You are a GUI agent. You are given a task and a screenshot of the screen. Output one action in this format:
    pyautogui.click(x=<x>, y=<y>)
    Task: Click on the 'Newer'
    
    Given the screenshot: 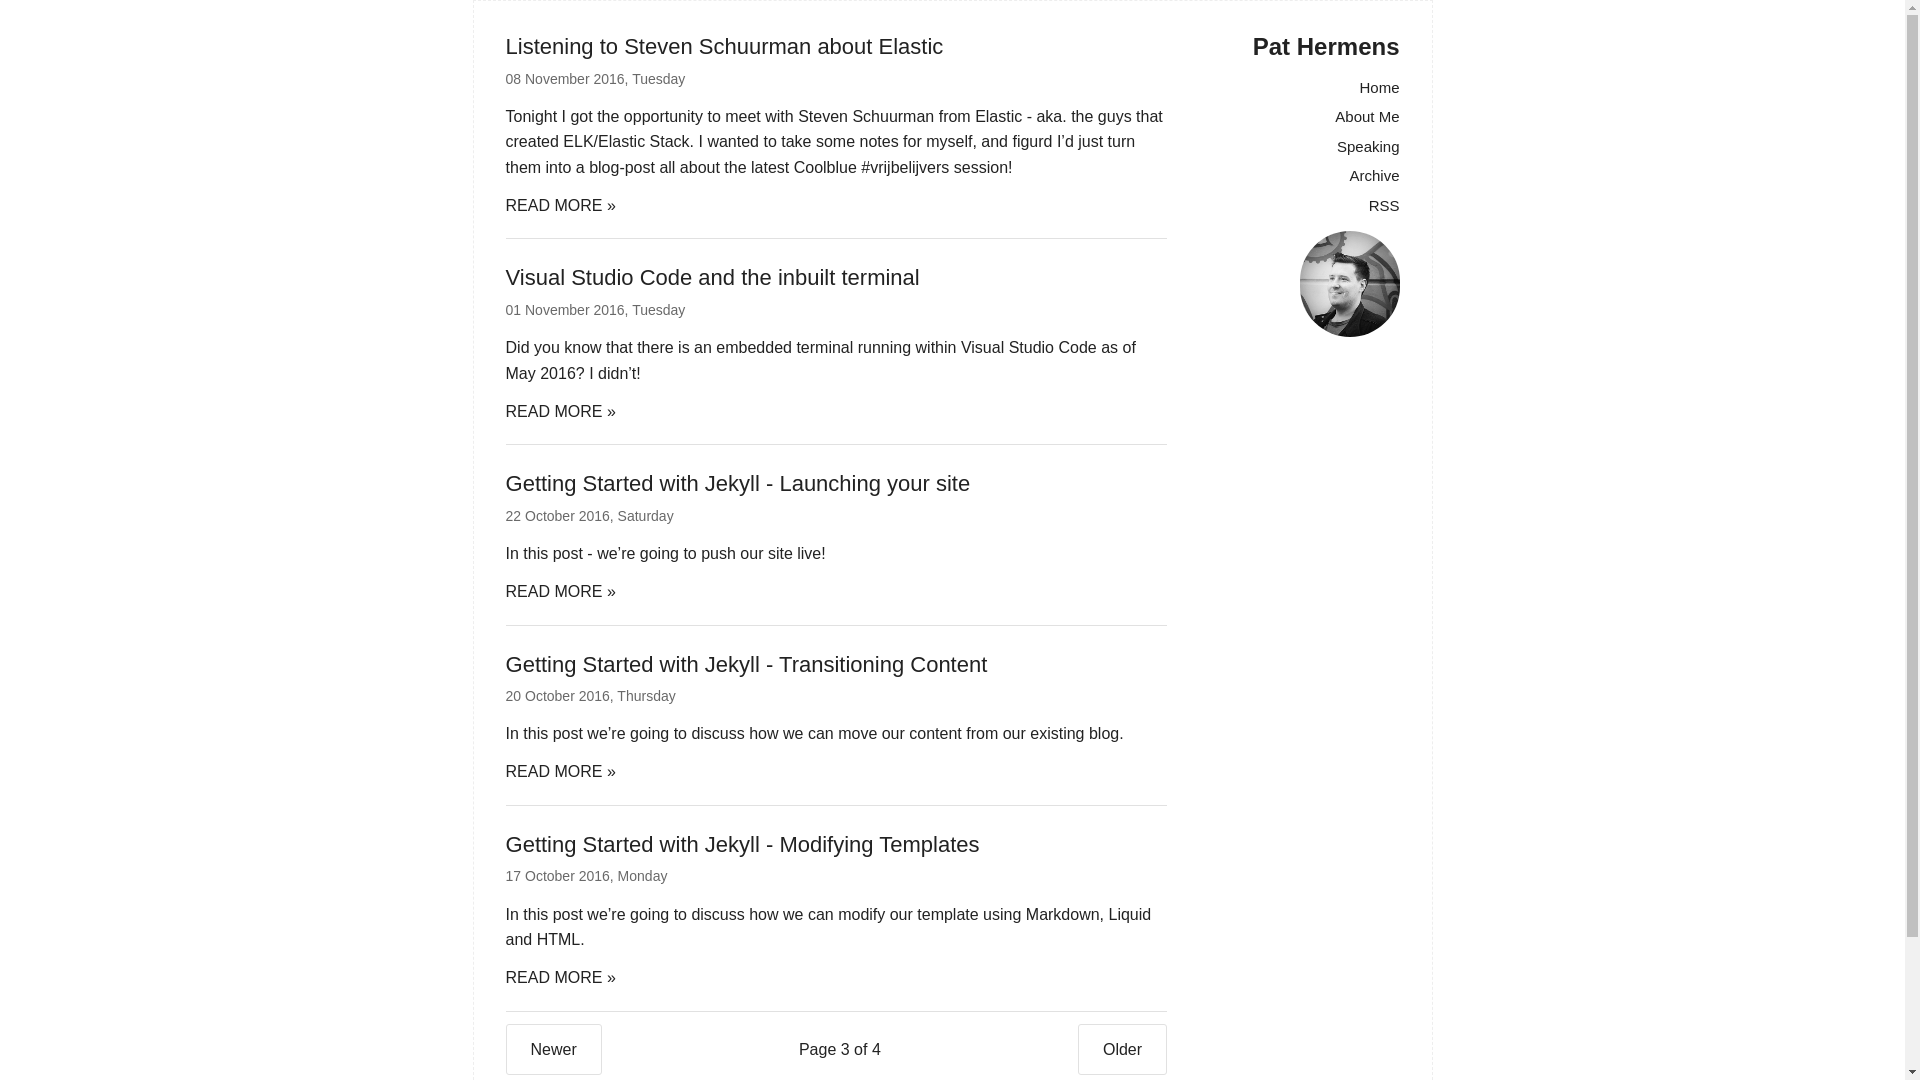 What is the action you would take?
    pyautogui.click(x=505, y=1048)
    